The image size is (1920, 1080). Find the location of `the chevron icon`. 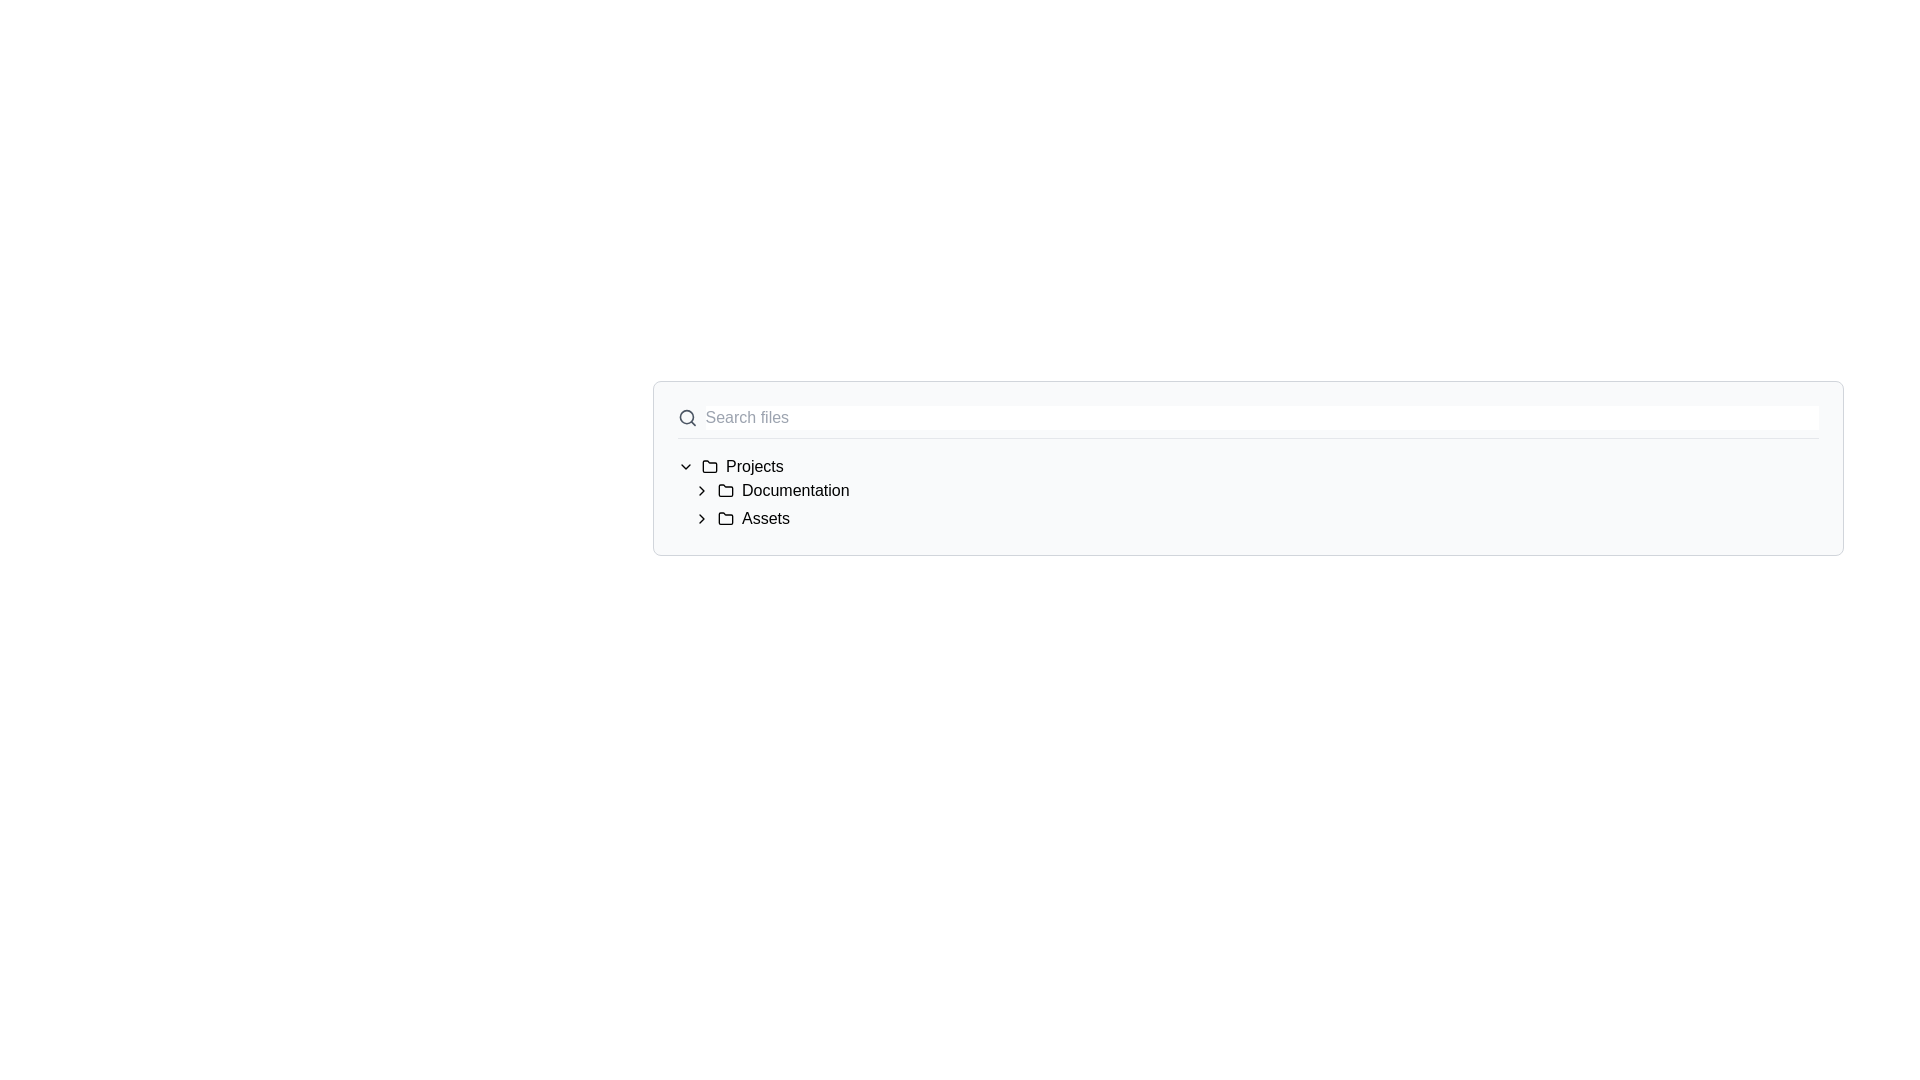

the chevron icon is located at coordinates (686, 466).